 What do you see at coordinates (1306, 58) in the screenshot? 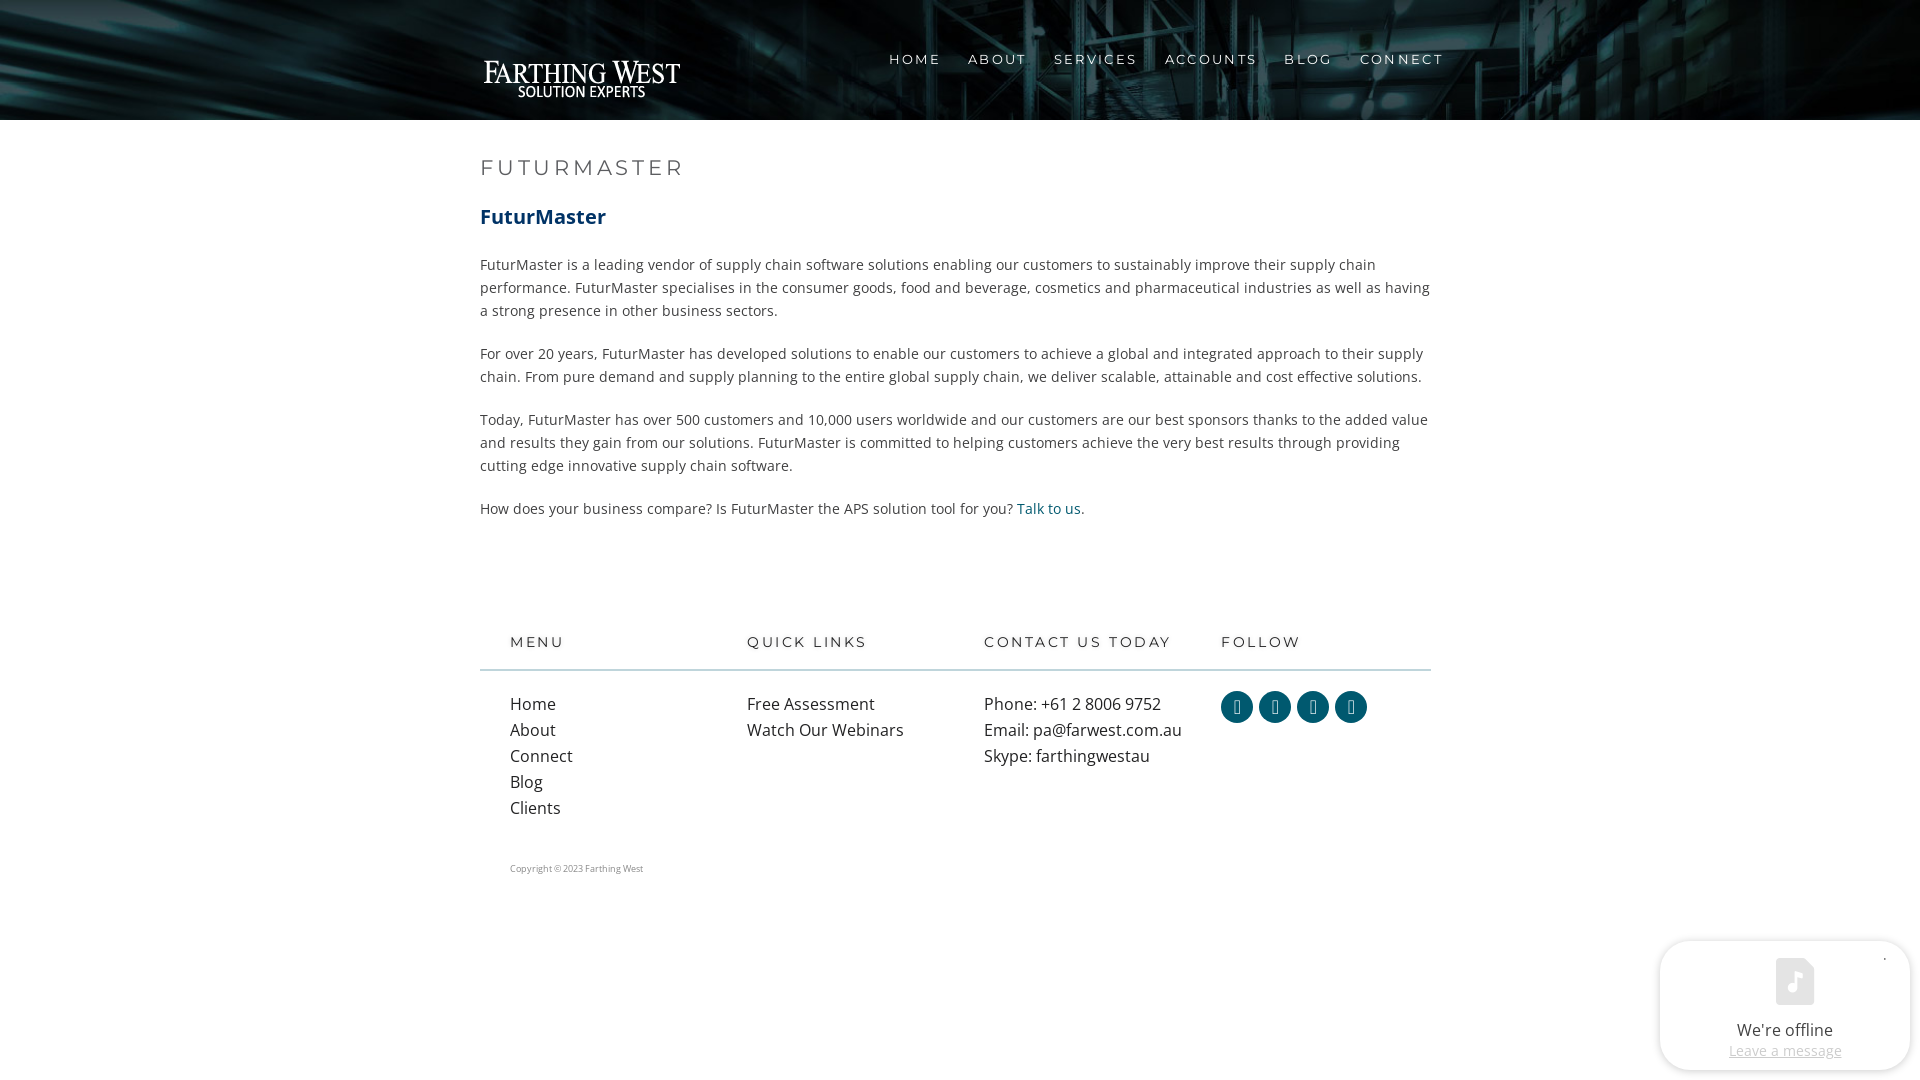
I see `'BLOG'` at bounding box center [1306, 58].